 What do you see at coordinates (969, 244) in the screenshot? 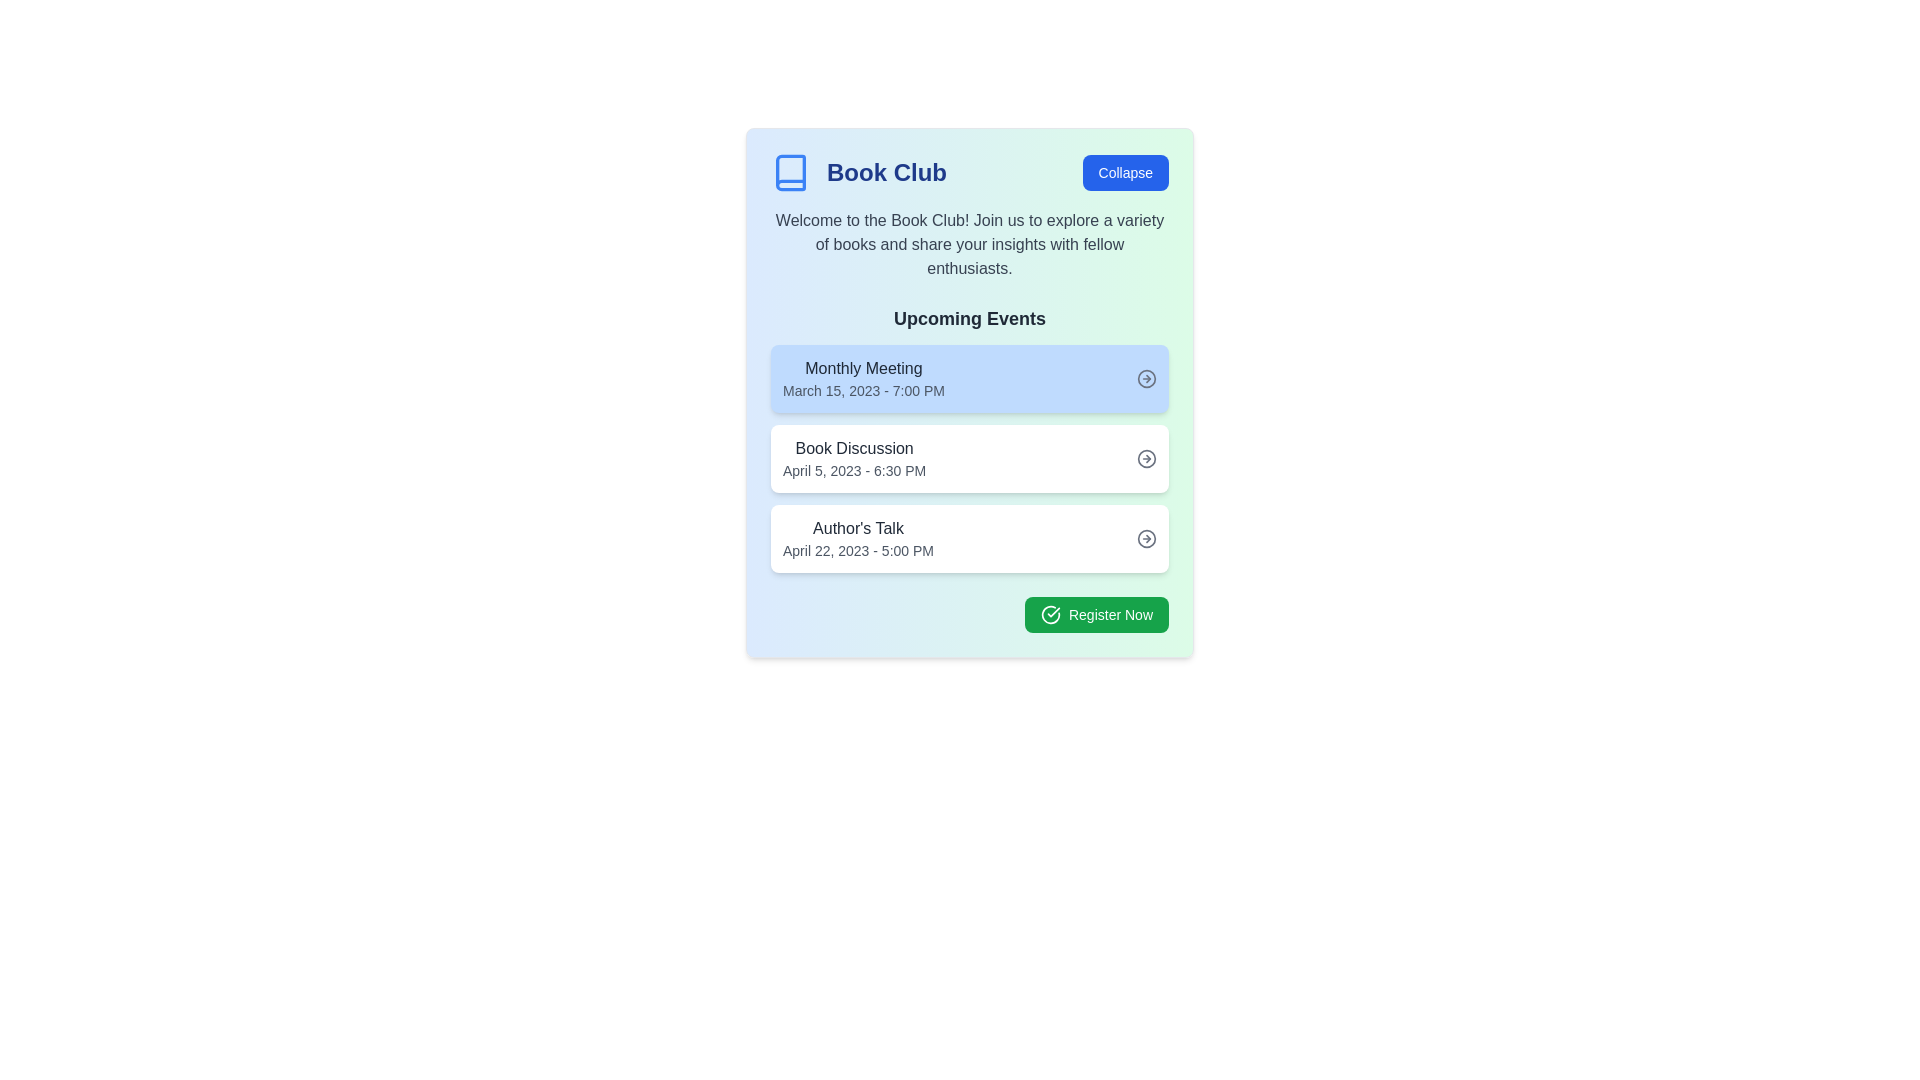
I see `the text block displaying the message 'Welcome to the Book Club! Join us` at bounding box center [969, 244].